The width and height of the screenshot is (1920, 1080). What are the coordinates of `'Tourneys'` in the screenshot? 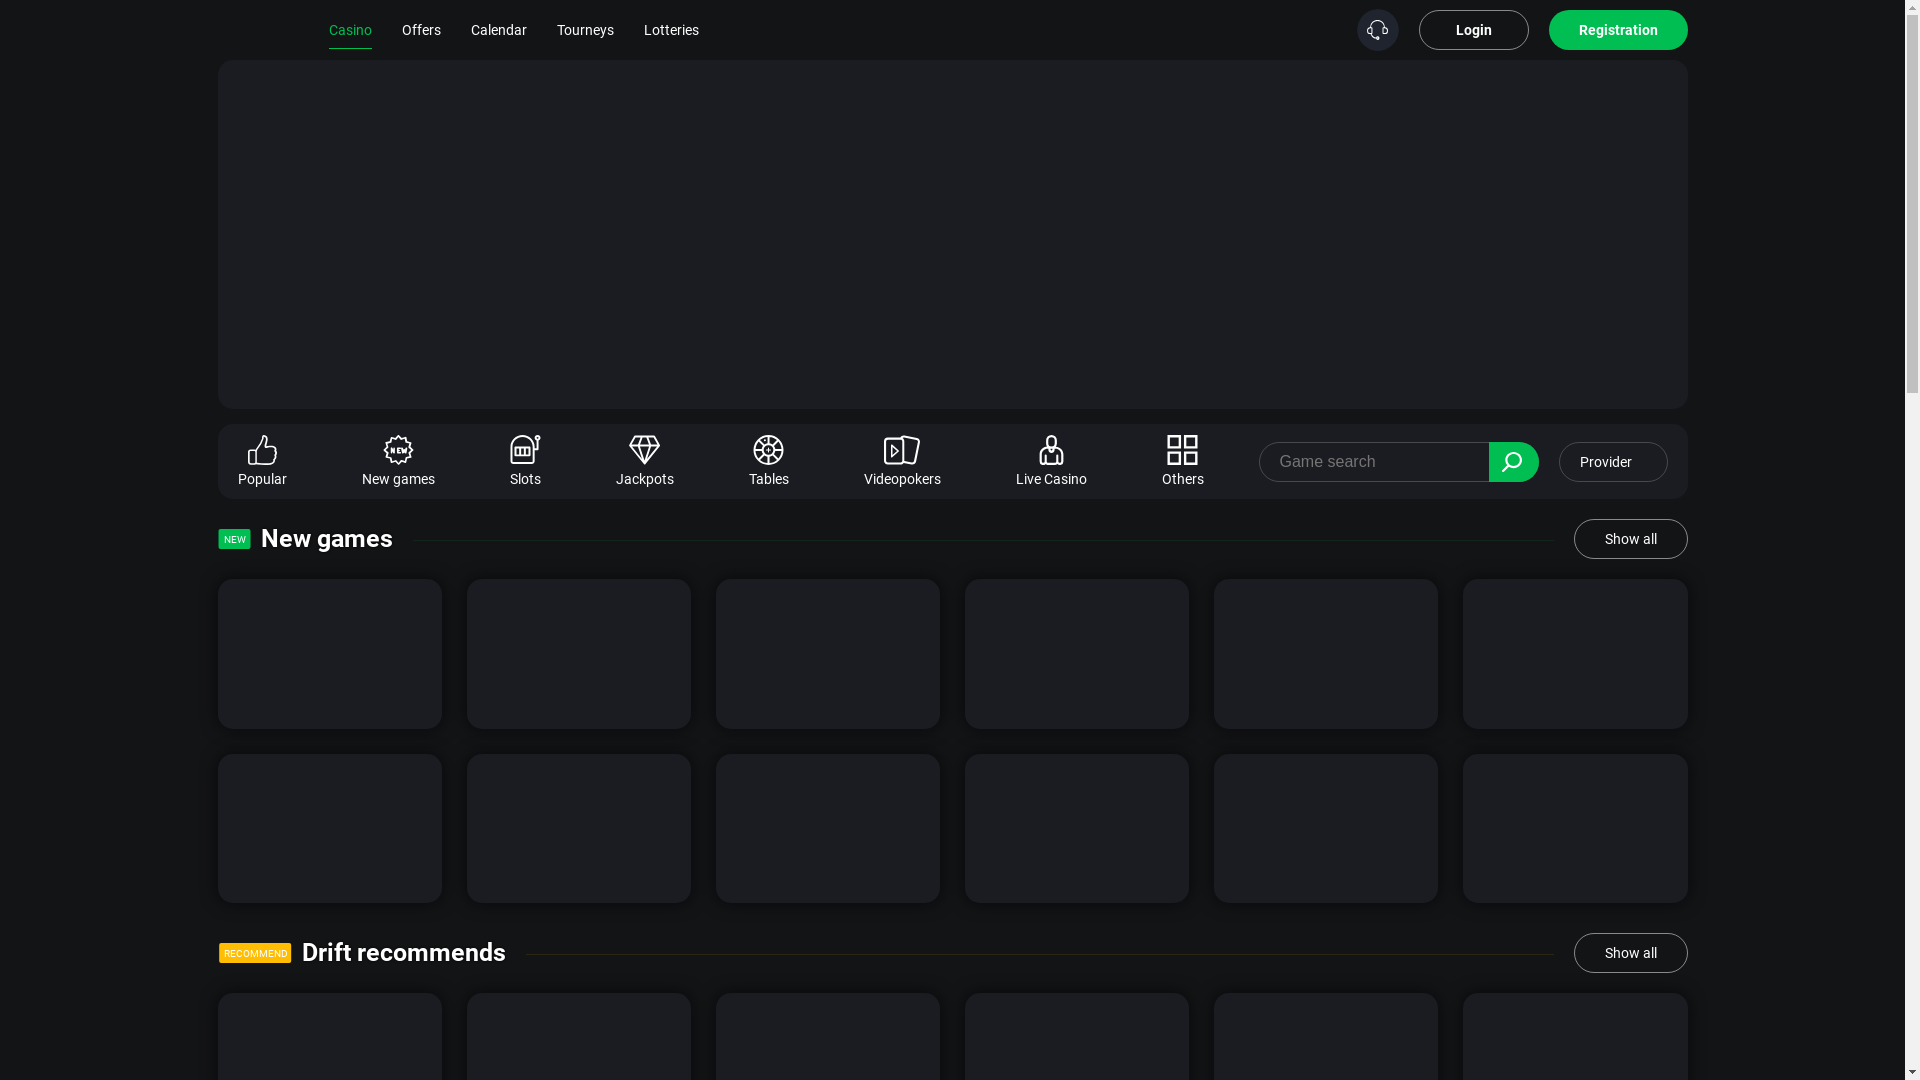 It's located at (556, 30).